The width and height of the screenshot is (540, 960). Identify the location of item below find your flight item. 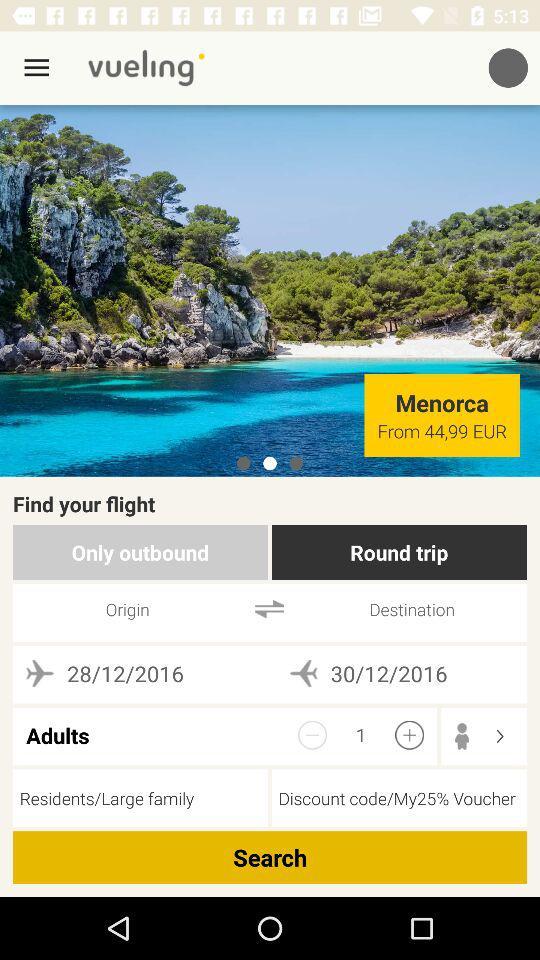
(399, 552).